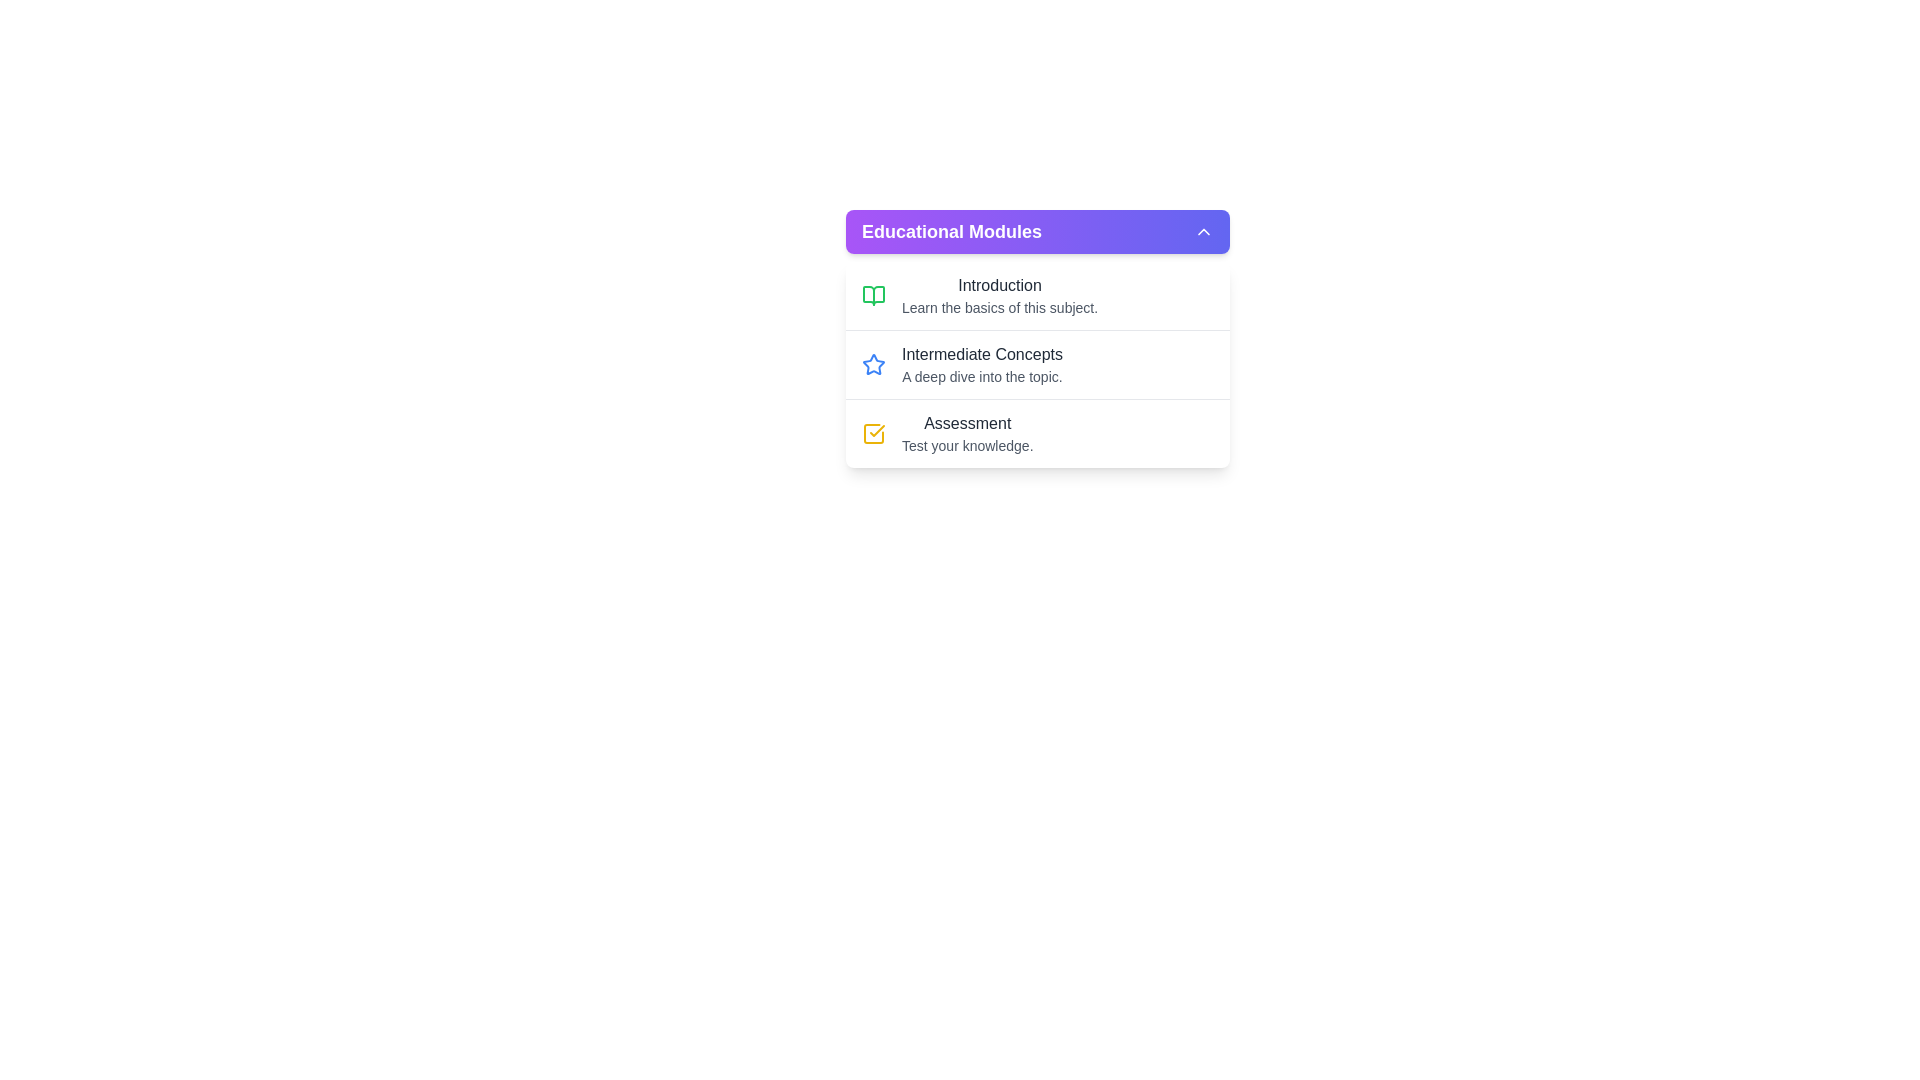 The width and height of the screenshot is (1920, 1080). What do you see at coordinates (1037, 432) in the screenshot?
I see `the third card labeled 'Assessment' within the 'Educational Modules' dropdown menu` at bounding box center [1037, 432].